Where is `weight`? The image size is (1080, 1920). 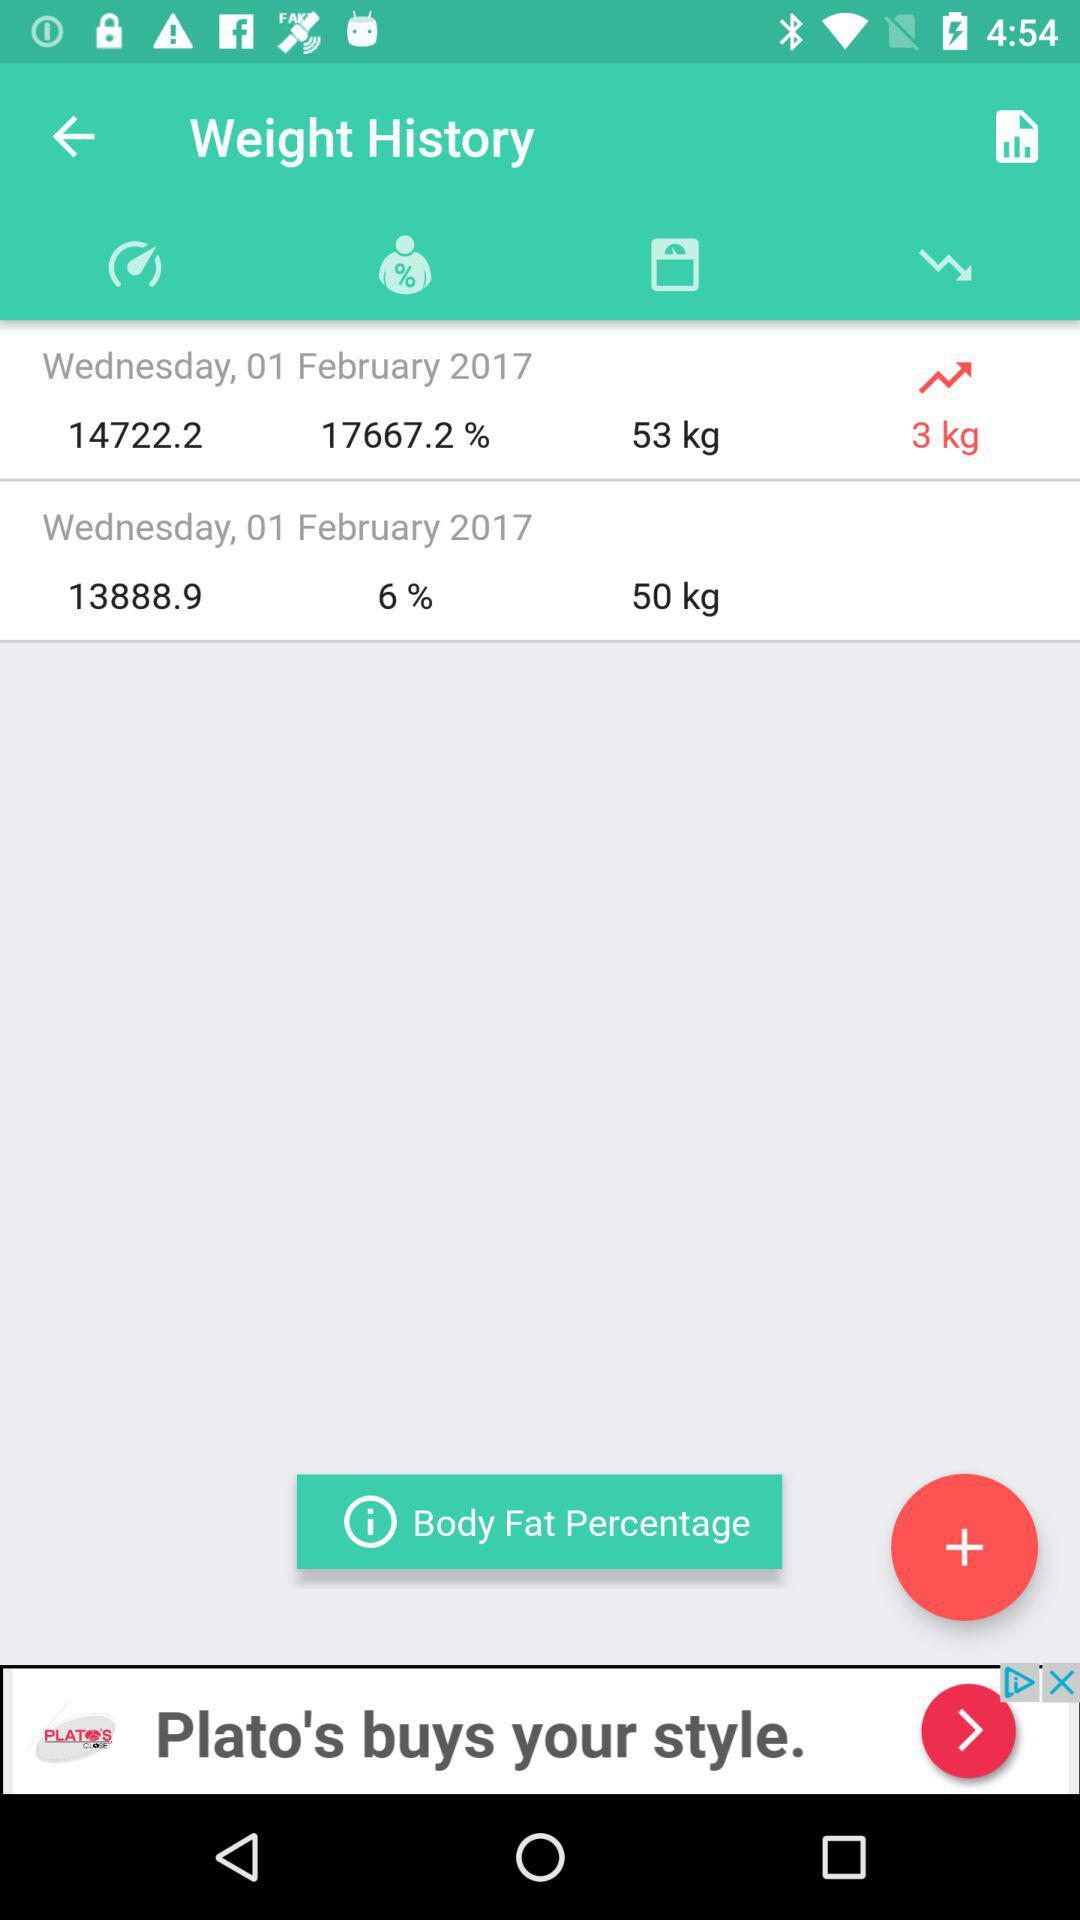
weight is located at coordinates (963, 1546).